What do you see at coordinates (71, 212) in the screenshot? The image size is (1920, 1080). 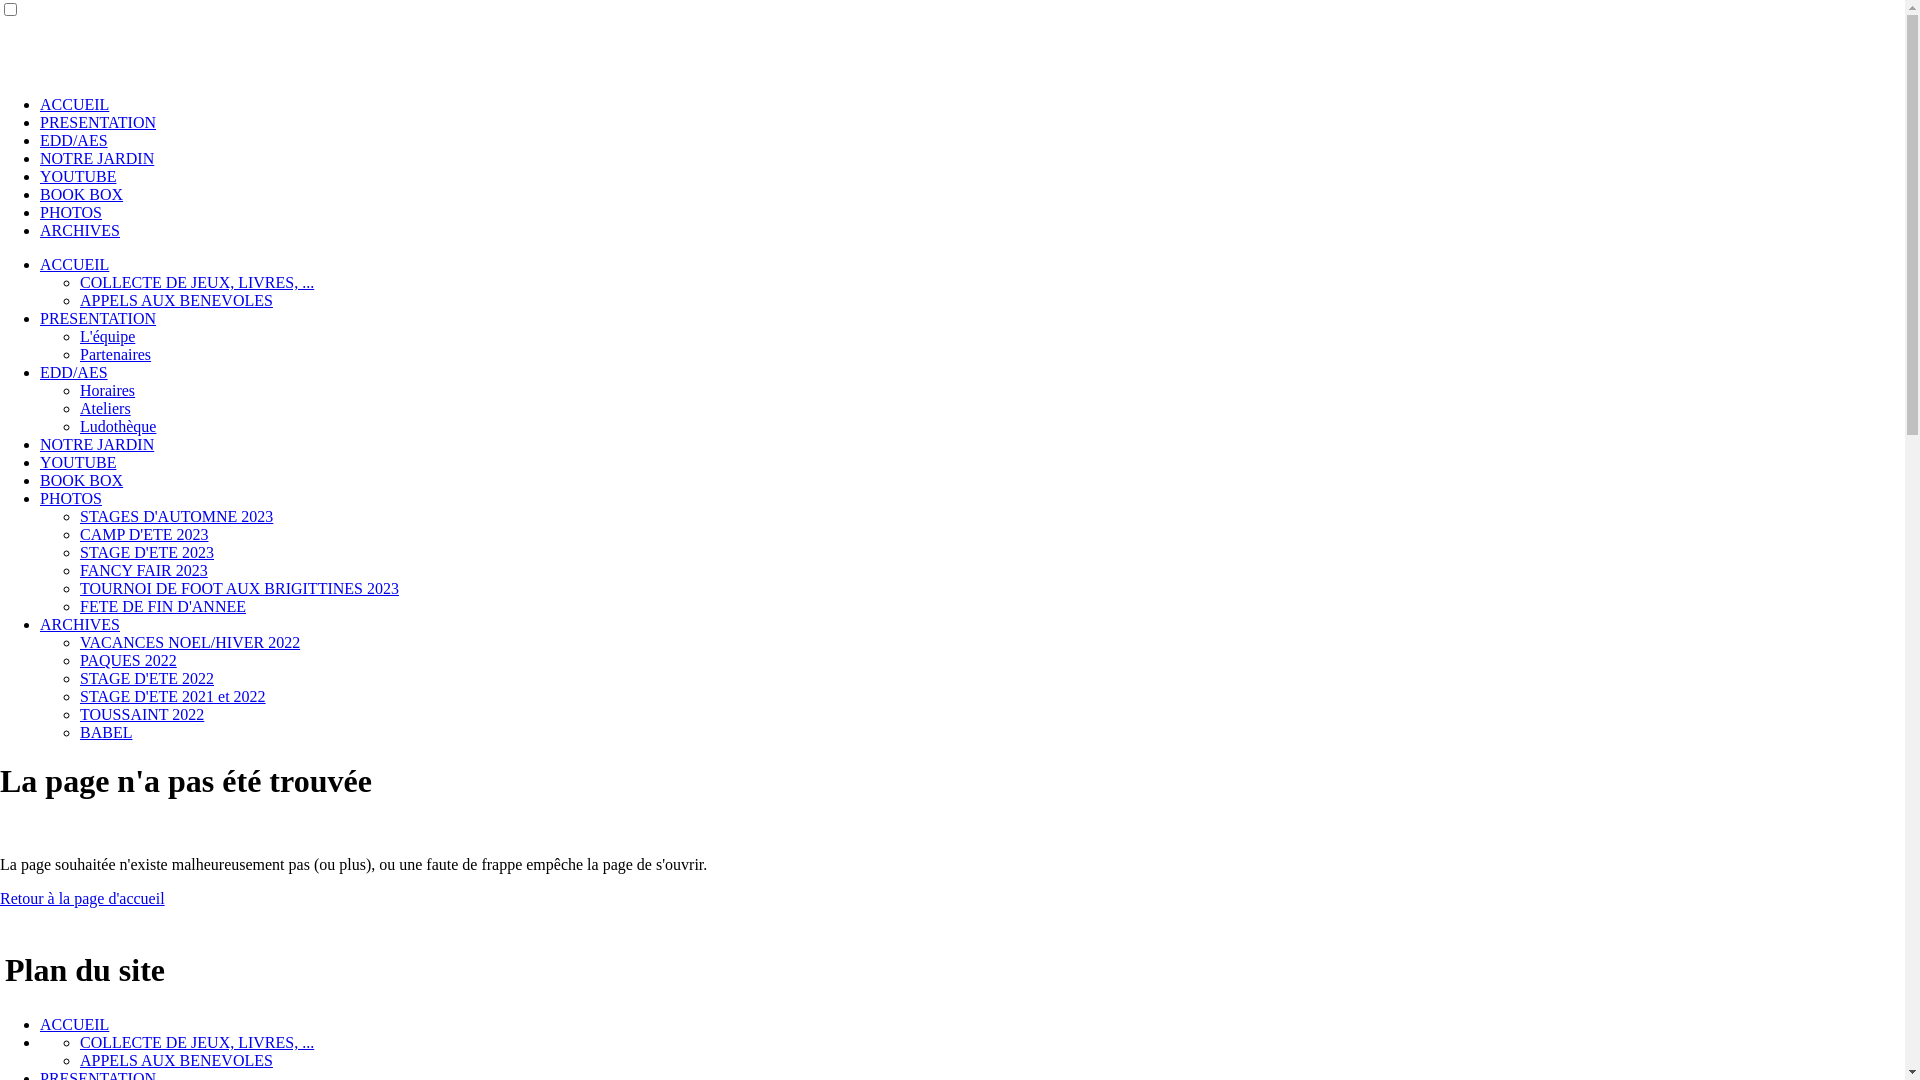 I see `'PHOTOS'` at bounding box center [71, 212].